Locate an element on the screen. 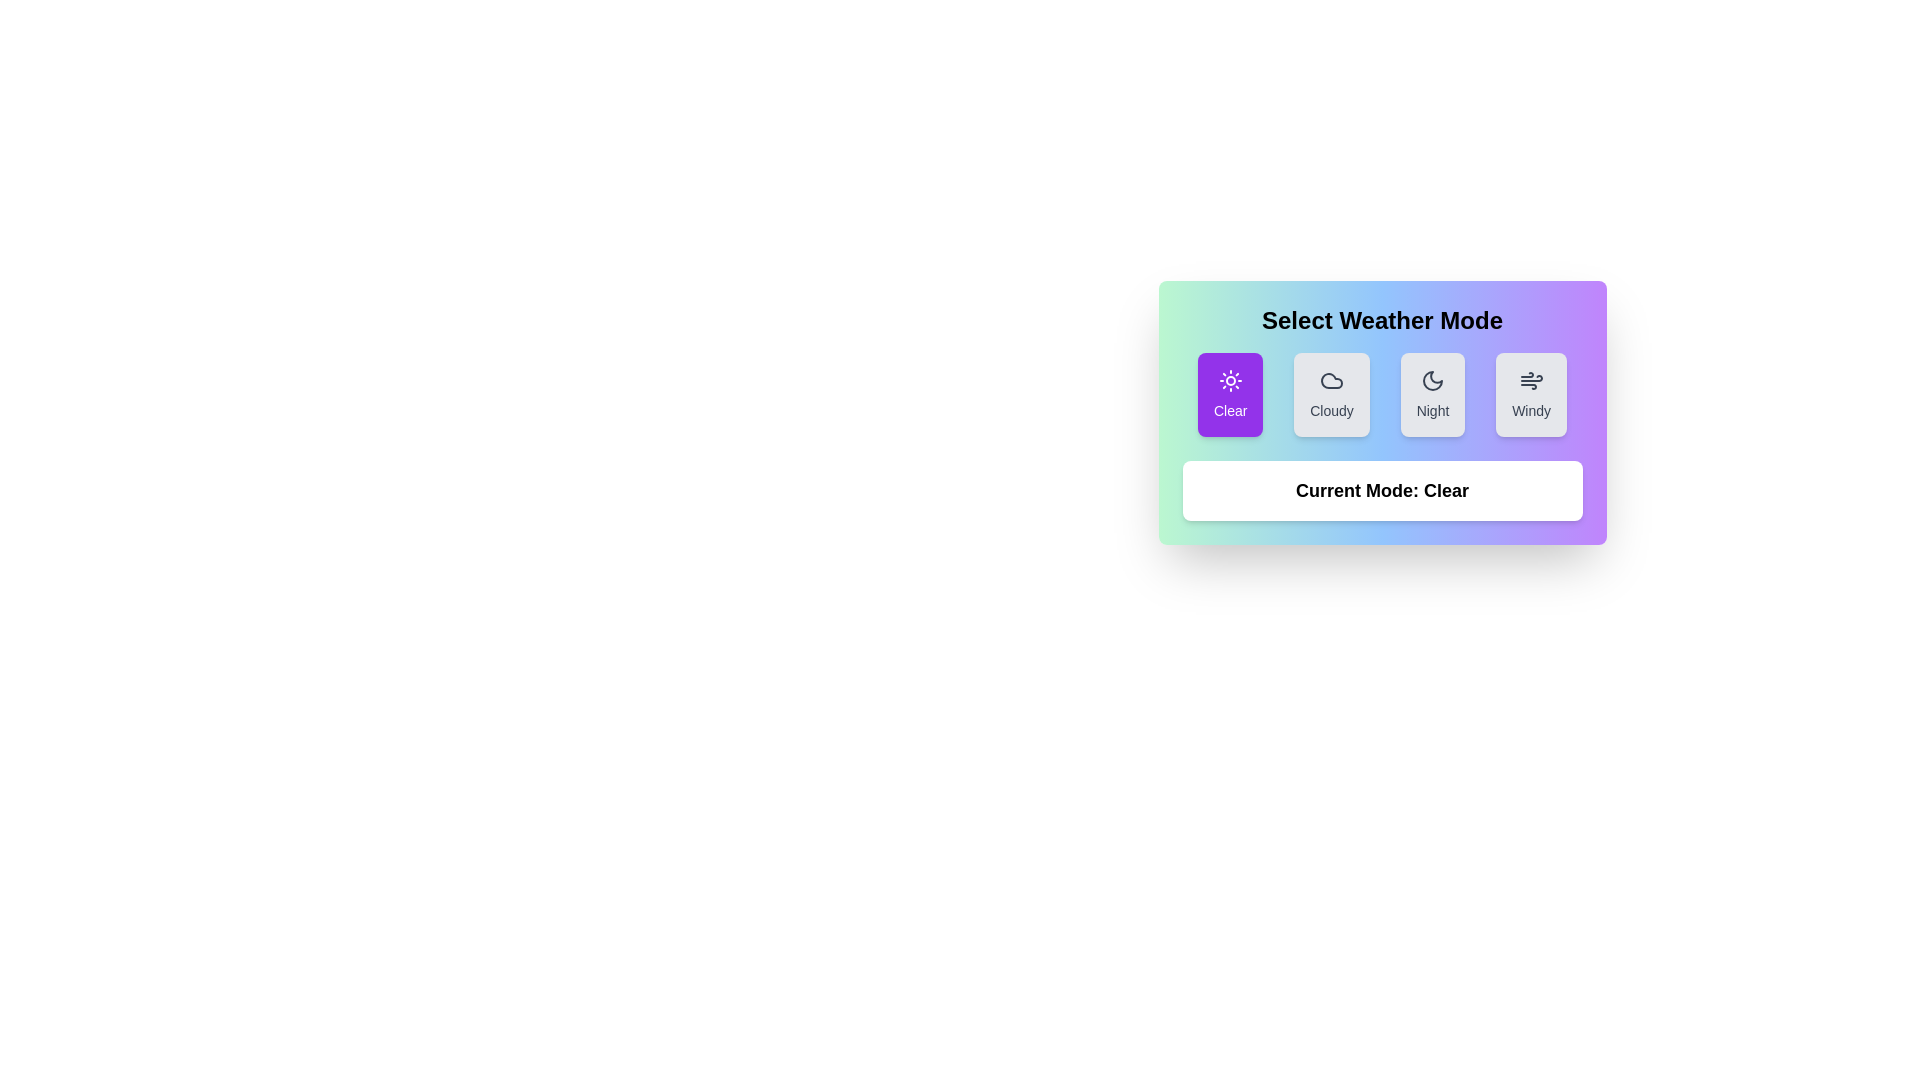 The height and width of the screenshot is (1080, 1920). the 'Clear' button located on the left side of a horizontal row of weather mode buttons is located at coordinates (1228, 394).